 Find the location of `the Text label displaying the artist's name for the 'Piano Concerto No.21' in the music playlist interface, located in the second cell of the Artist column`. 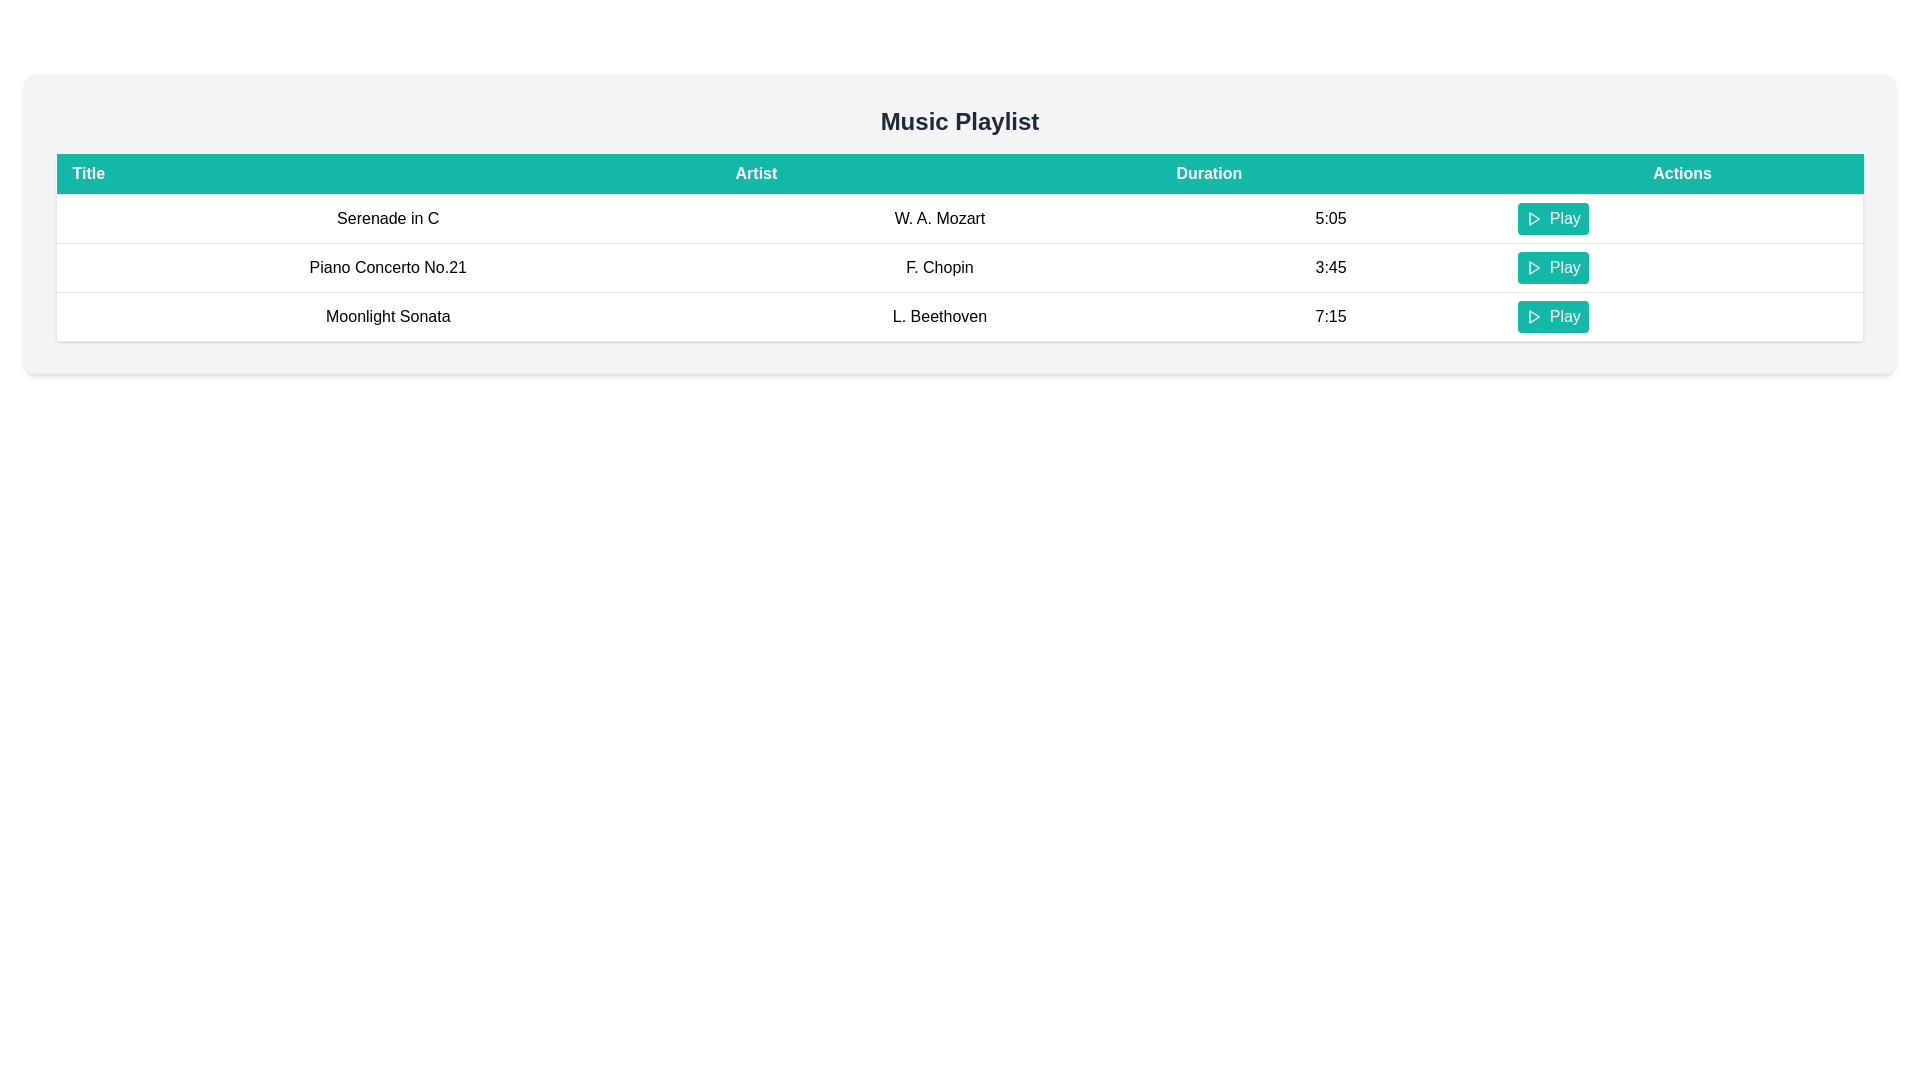

the Text label displaying the artist's name for the 'Piano Concerto No.21' in the music playlist interface, located in the second cell of the Artist column is located at coordinates (939, 266).